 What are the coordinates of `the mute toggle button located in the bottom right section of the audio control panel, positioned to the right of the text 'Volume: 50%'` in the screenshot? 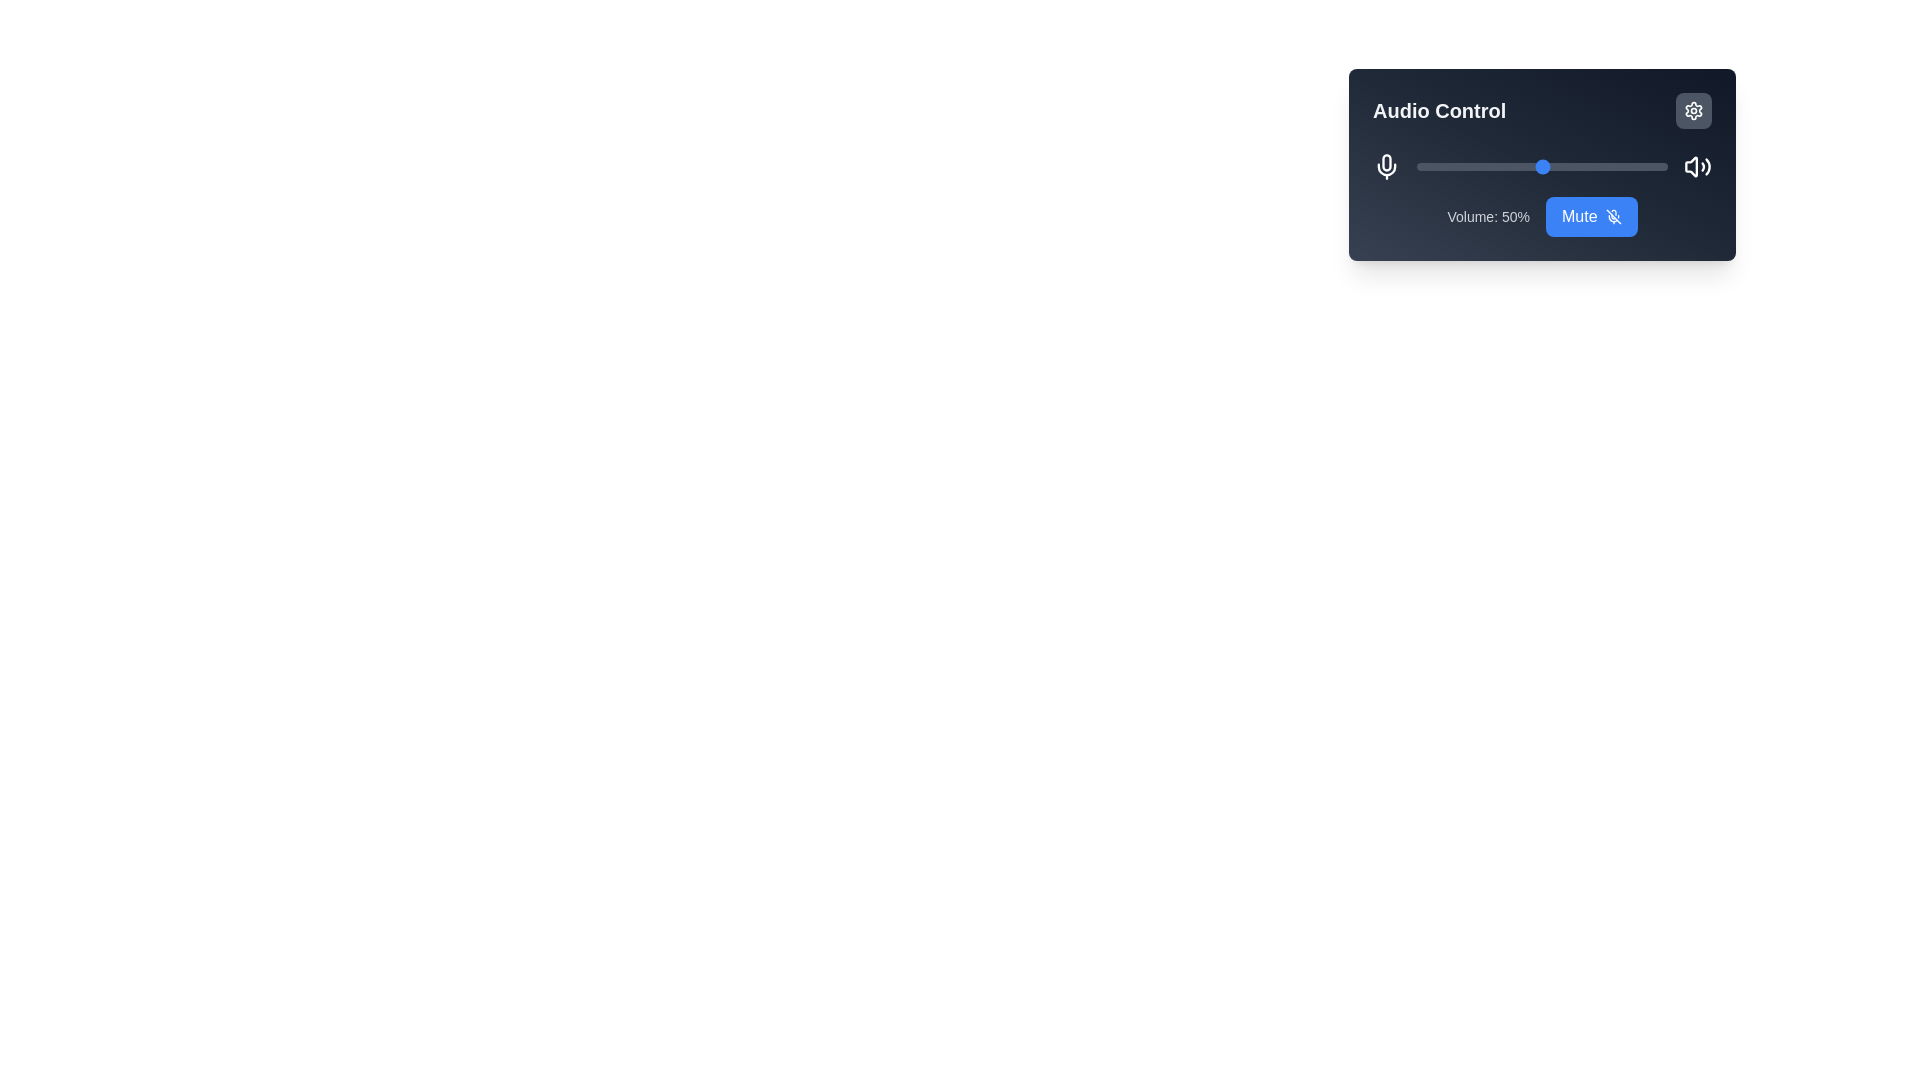 It's located at (1590, 216).